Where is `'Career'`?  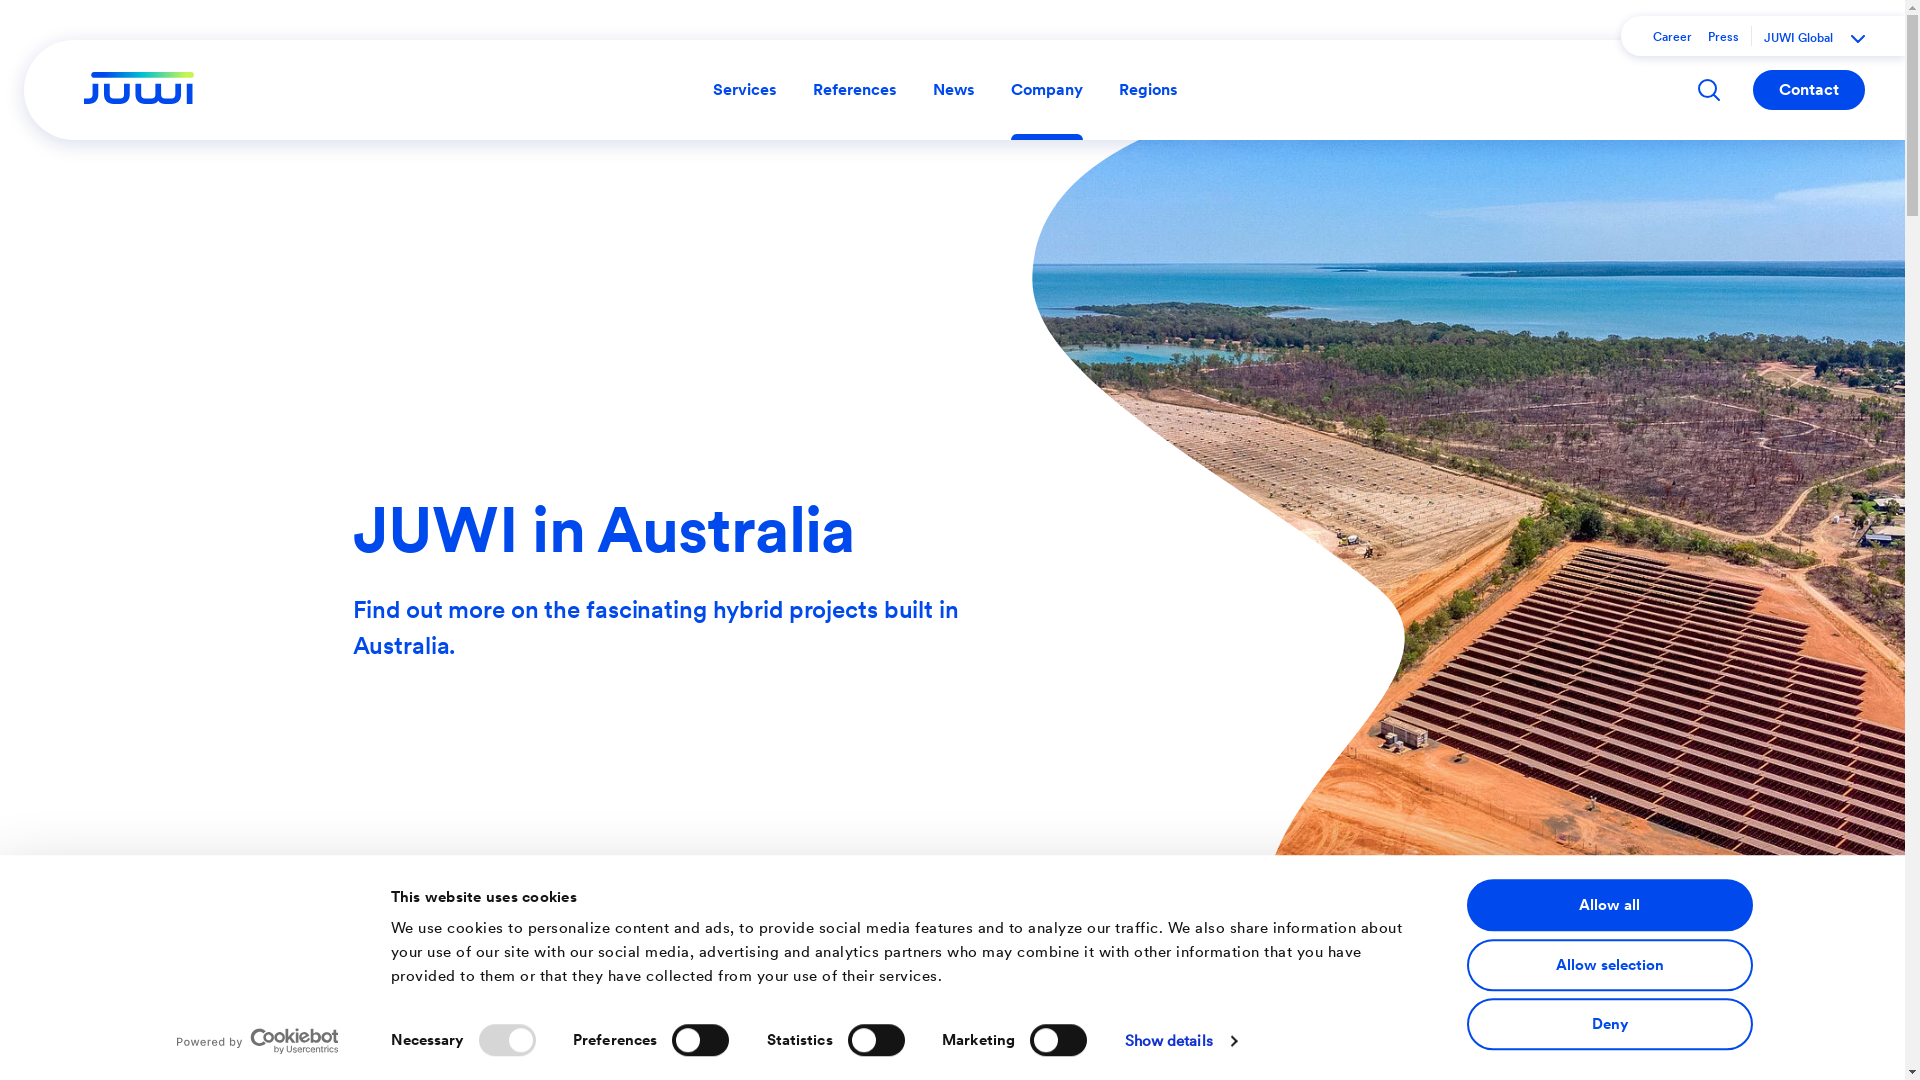 'Career' is located at coordinates (1672, 37).